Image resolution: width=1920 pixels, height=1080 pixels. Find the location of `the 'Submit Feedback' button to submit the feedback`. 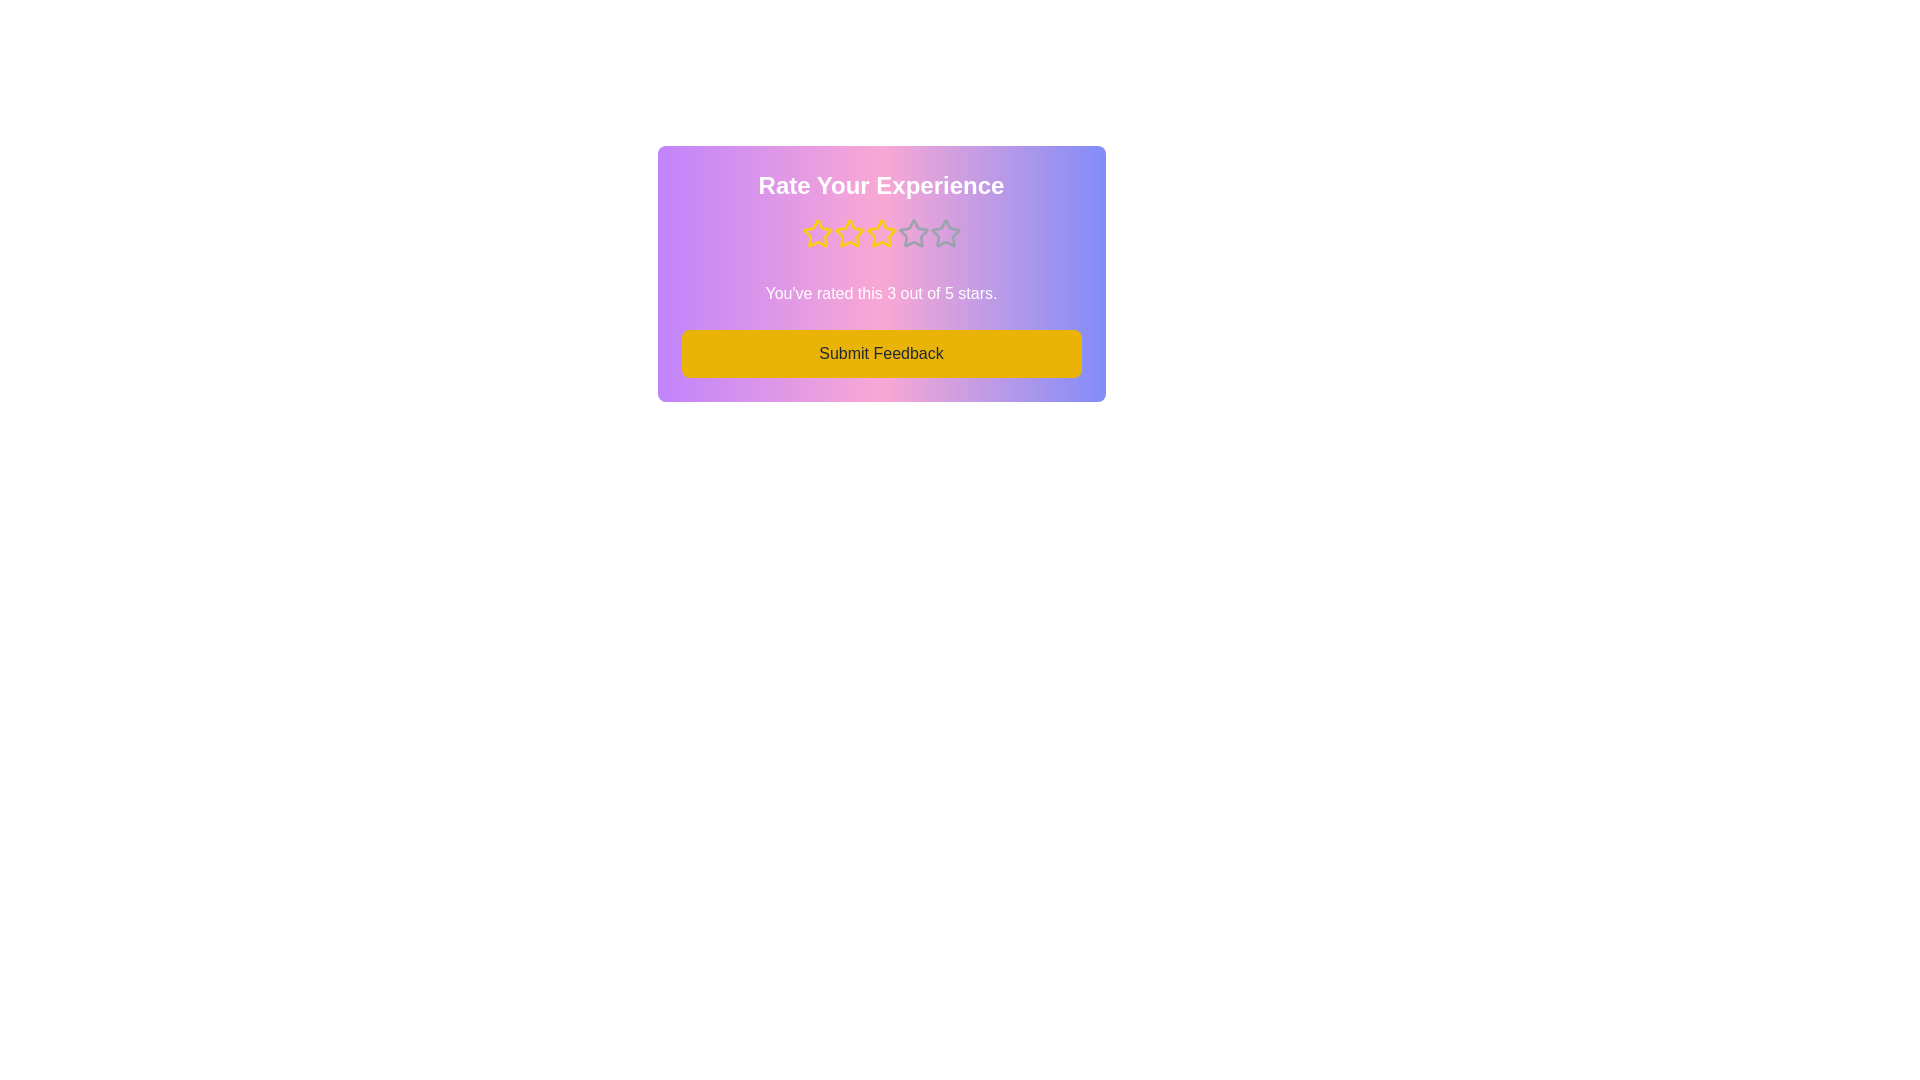

the 'Submit Feedback' button to submit the feedback is located at coordinates (880, 353).